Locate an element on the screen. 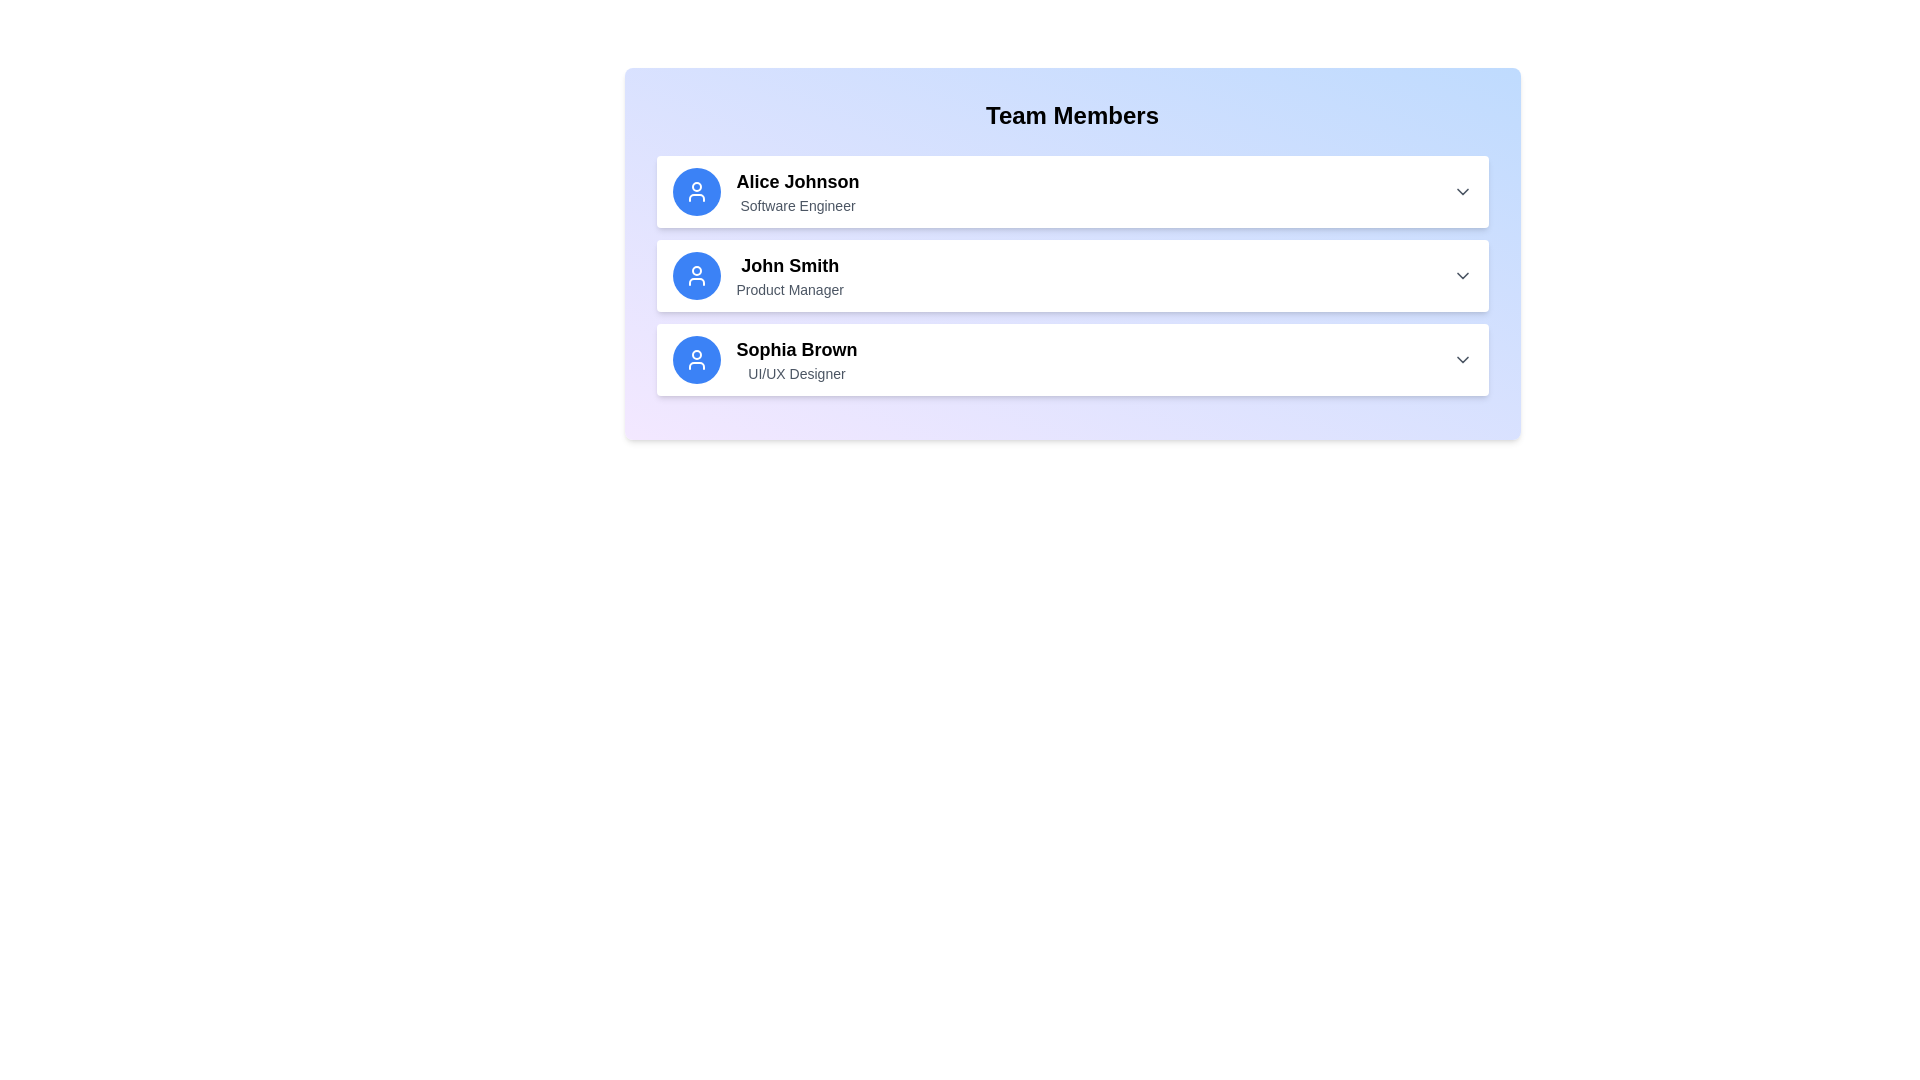 The width and height of the screenshot is (1920, 1080). the appearance of the user avatar icon for 'John Smith' located in the second entry of the 'Team Members' list, next to the designation 'Product Manager.' is located at coordinates (696, 276).